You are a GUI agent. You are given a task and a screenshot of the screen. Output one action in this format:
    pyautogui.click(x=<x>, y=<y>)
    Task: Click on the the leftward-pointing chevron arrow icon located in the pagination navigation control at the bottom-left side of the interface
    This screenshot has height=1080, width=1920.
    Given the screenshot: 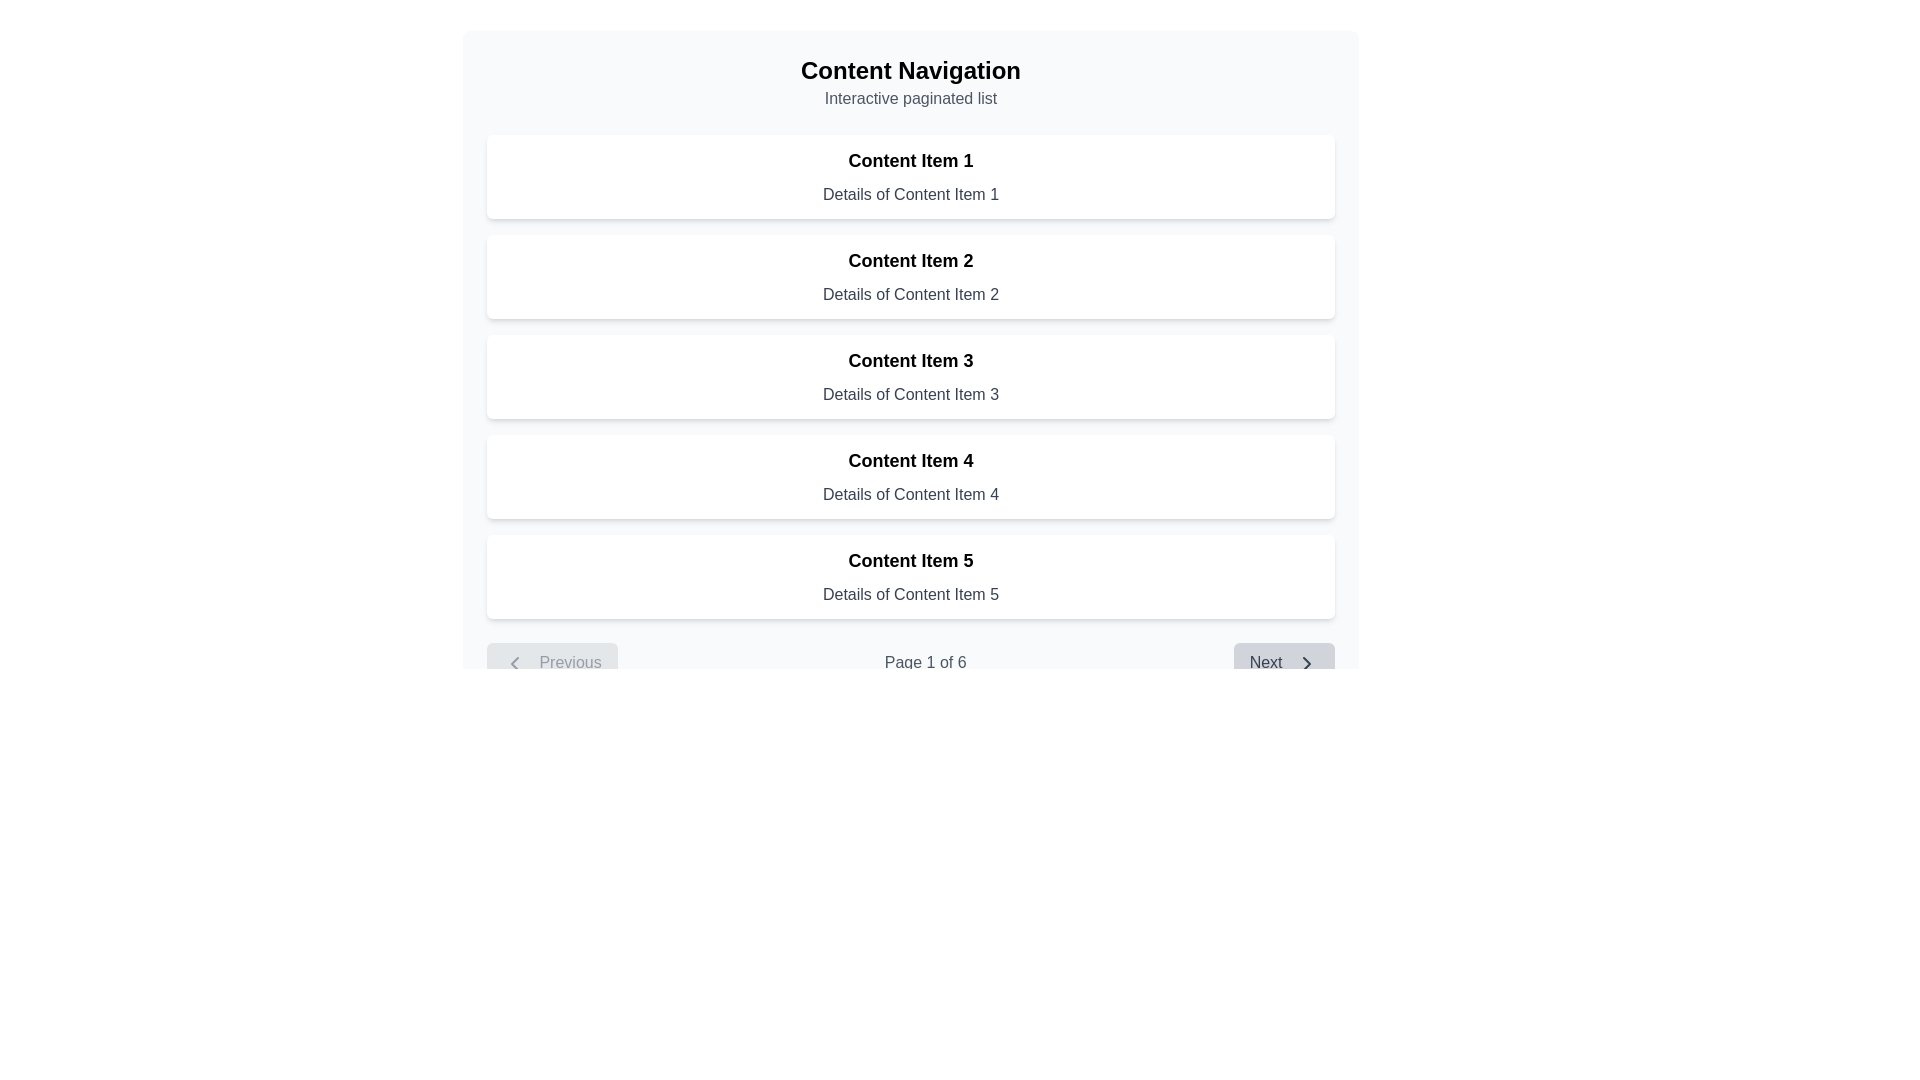 What is the action you would take?
    pyautogui.click(x=514, y=663)
    